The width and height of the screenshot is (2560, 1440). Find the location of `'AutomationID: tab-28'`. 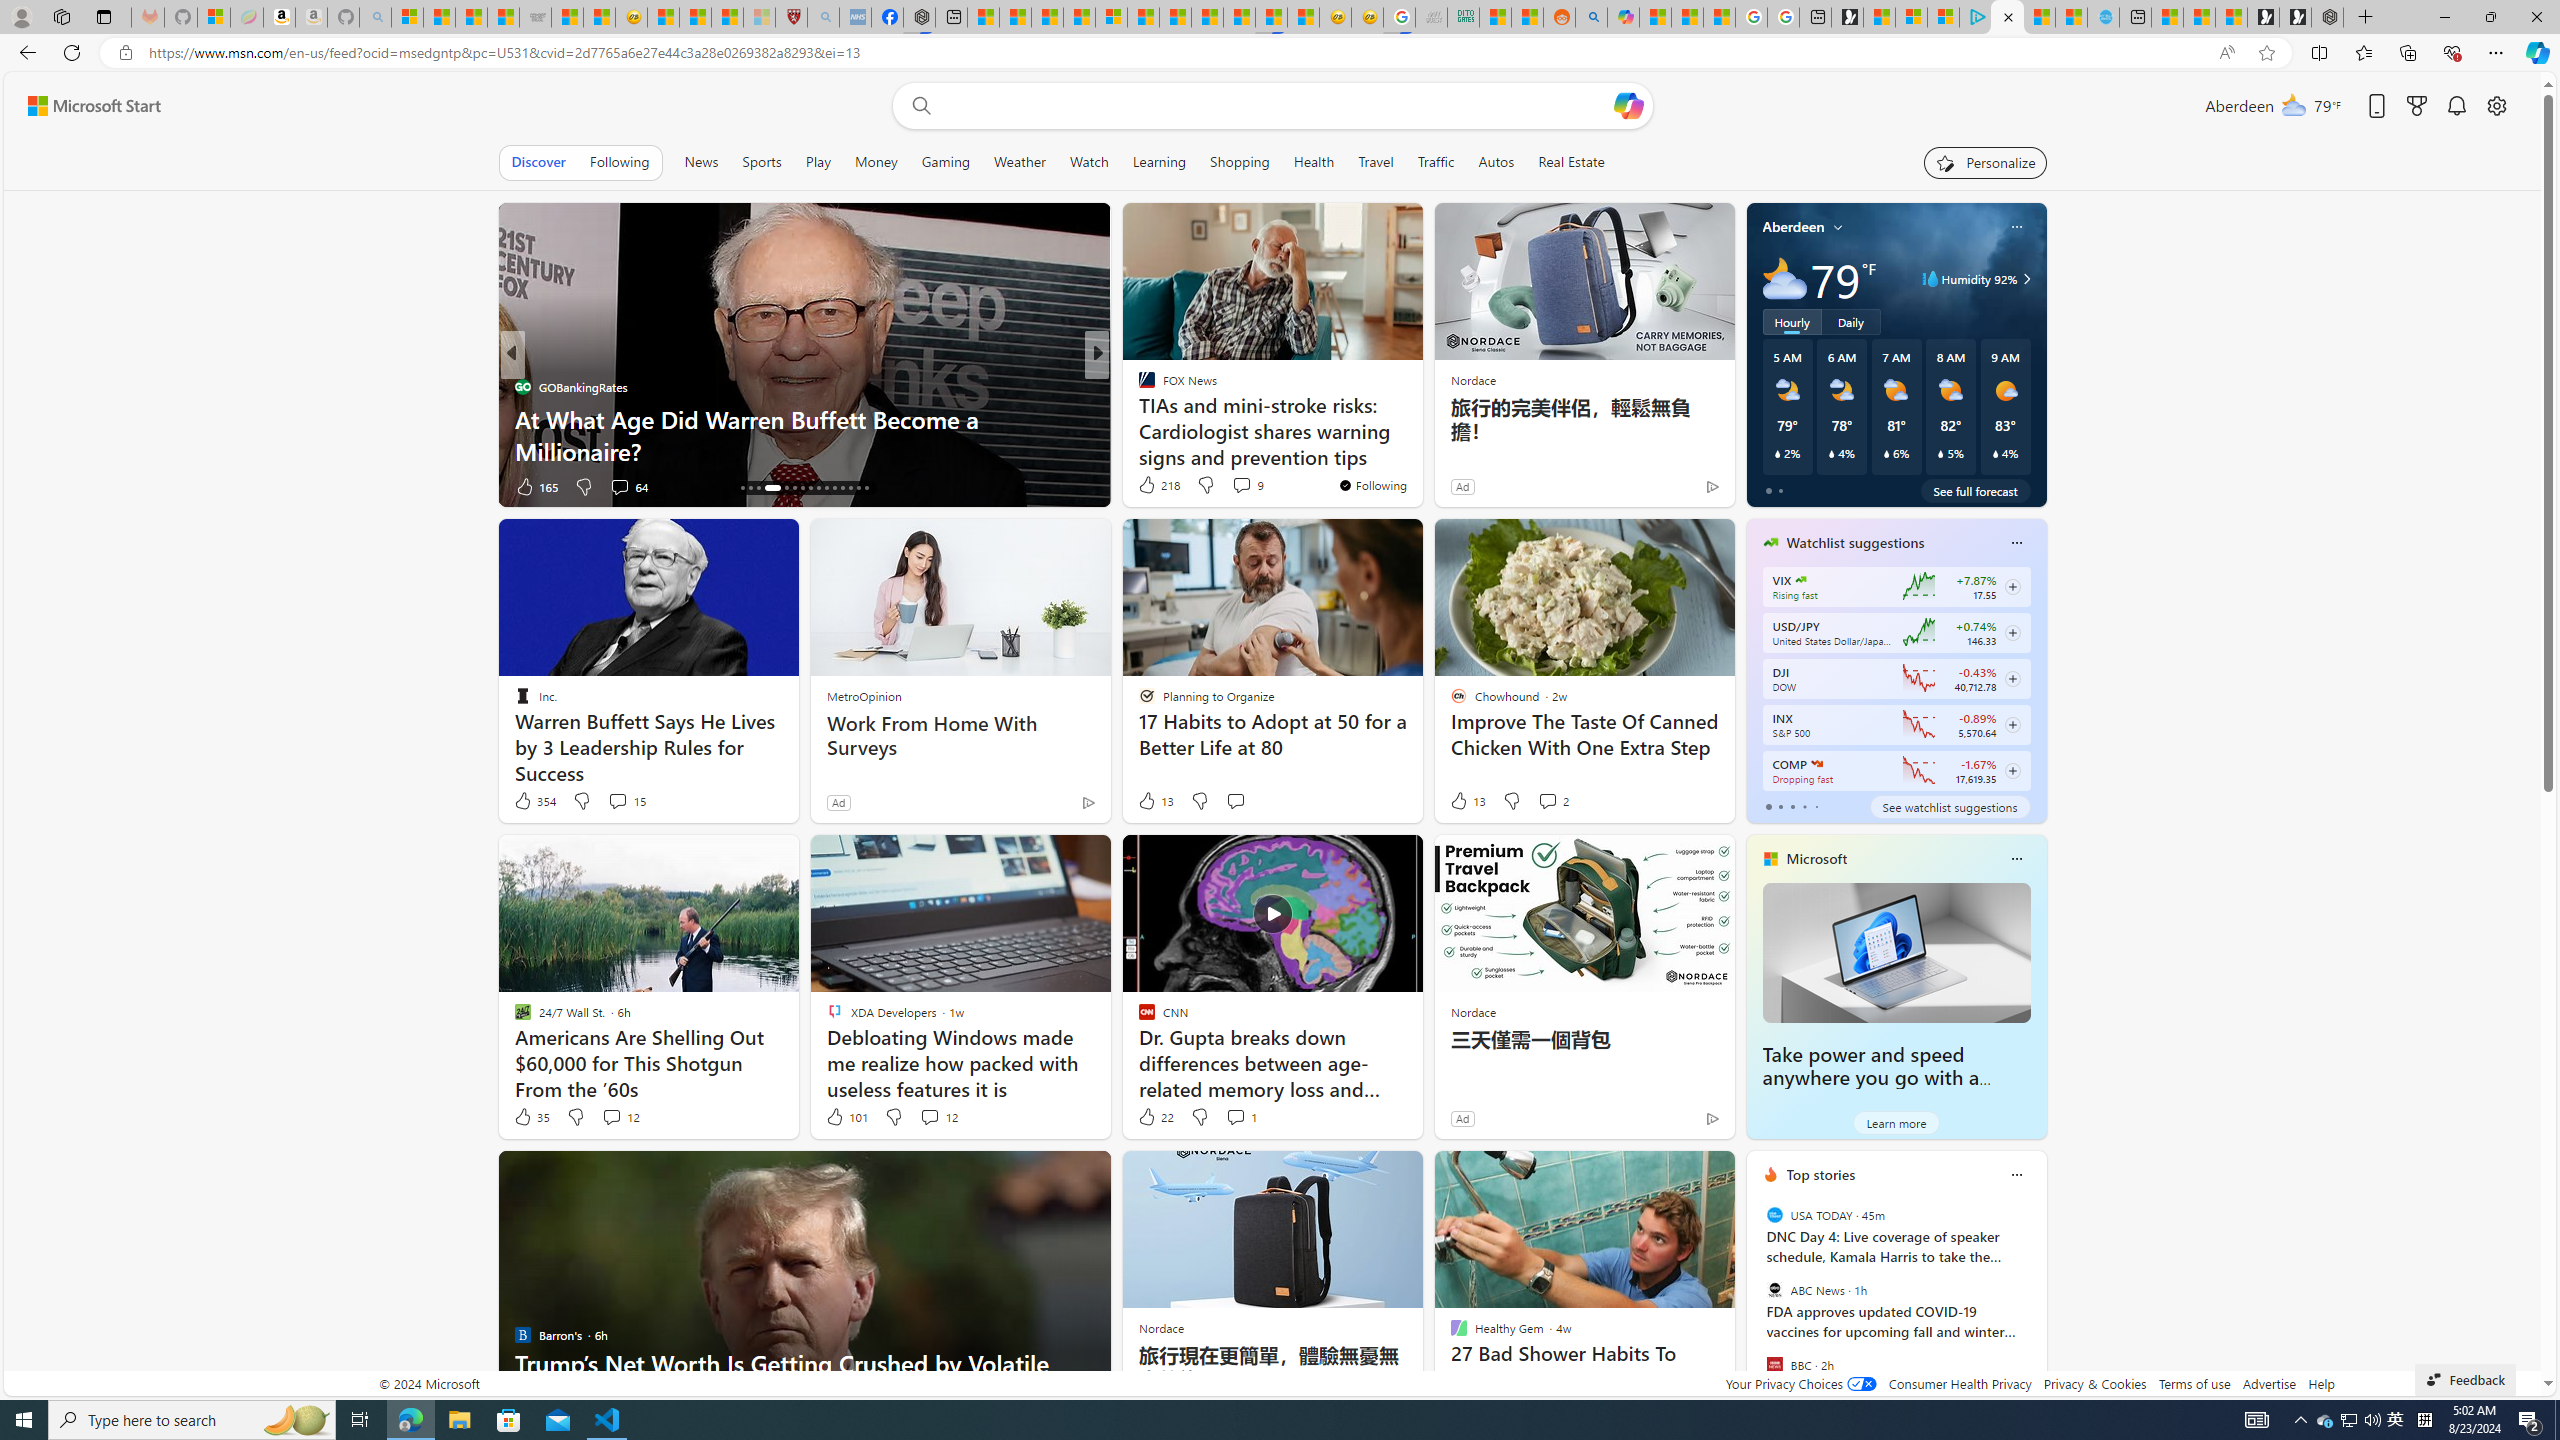

'AutomationID: tab-28' is located at coordinates (848, 487).